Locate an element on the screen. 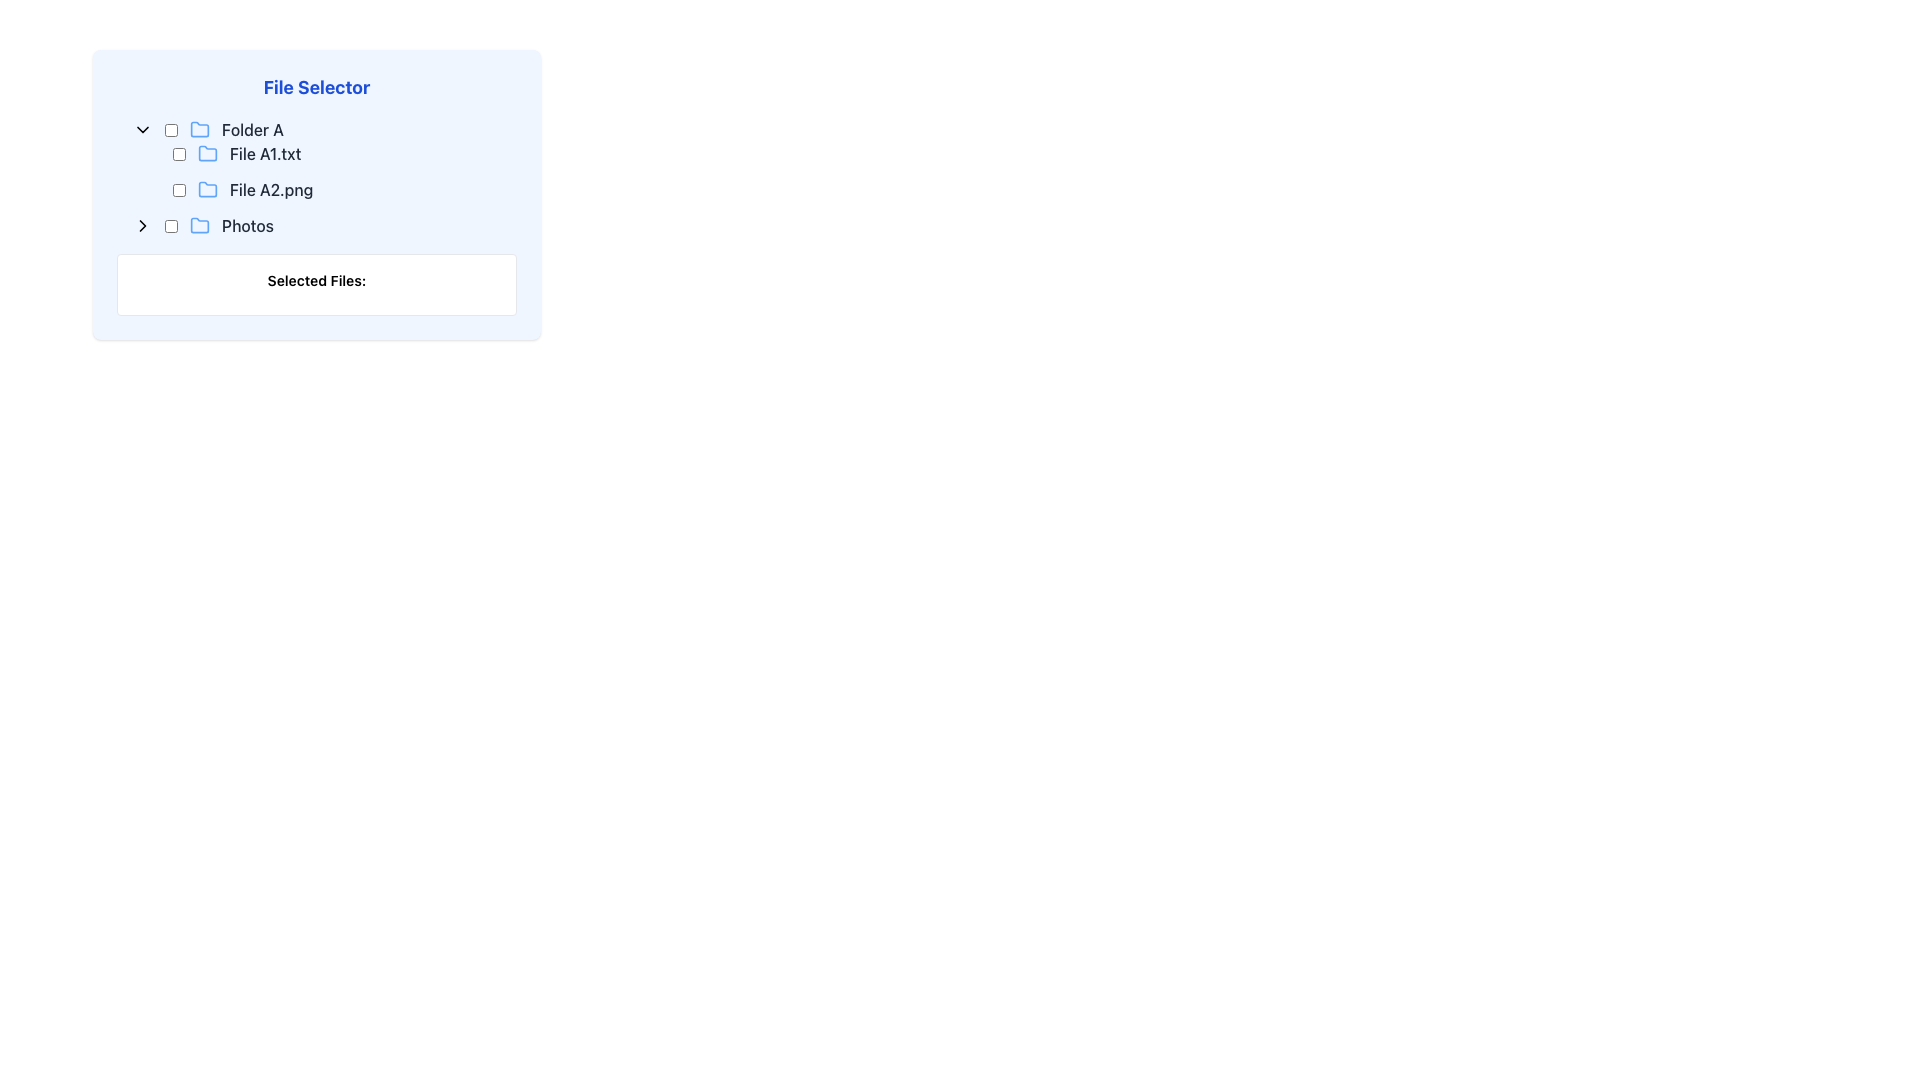 The height and width of the screenshot is (1080, 1920). the expandable icon located to the left of the 'Photos' text is located at coordinates (142, 225).